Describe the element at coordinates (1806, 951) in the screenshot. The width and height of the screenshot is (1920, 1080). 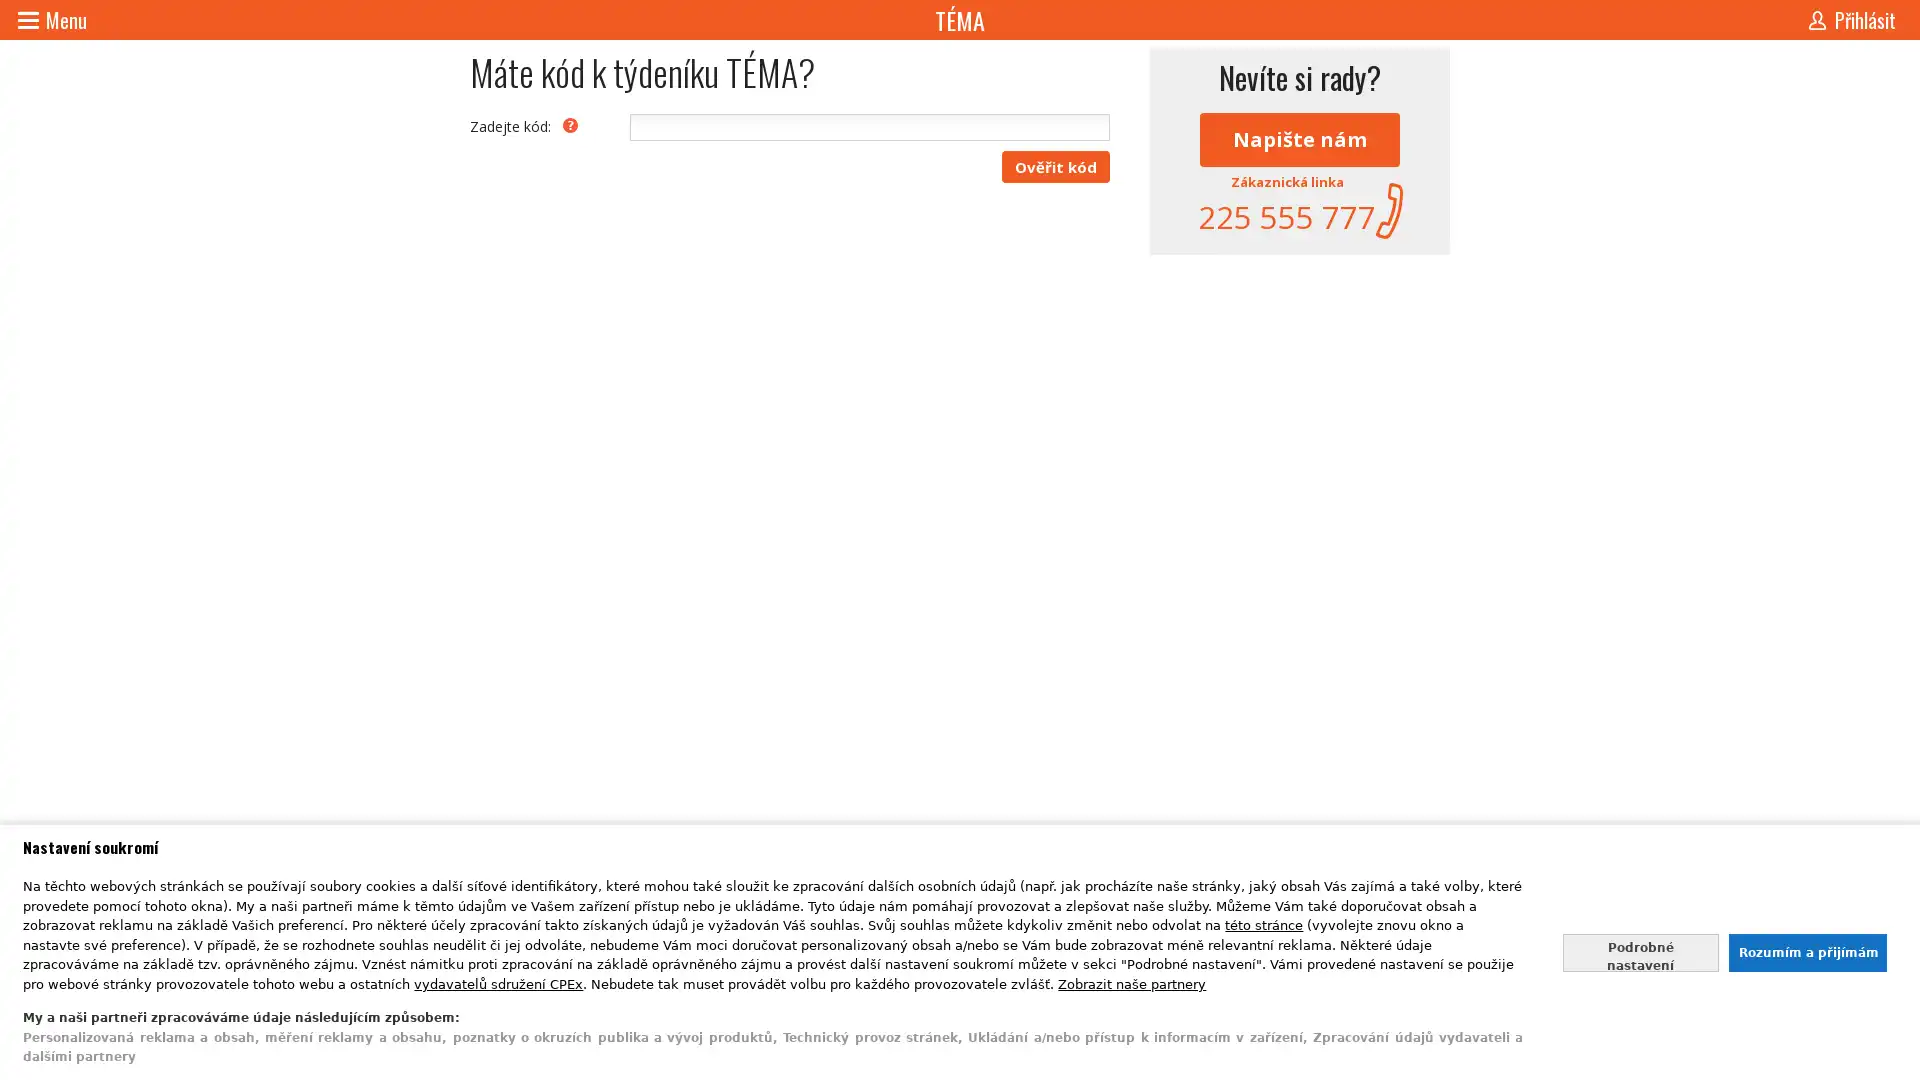
I see `Souhlasit s nasim zpracovanim udaju a zavrit` at that location.